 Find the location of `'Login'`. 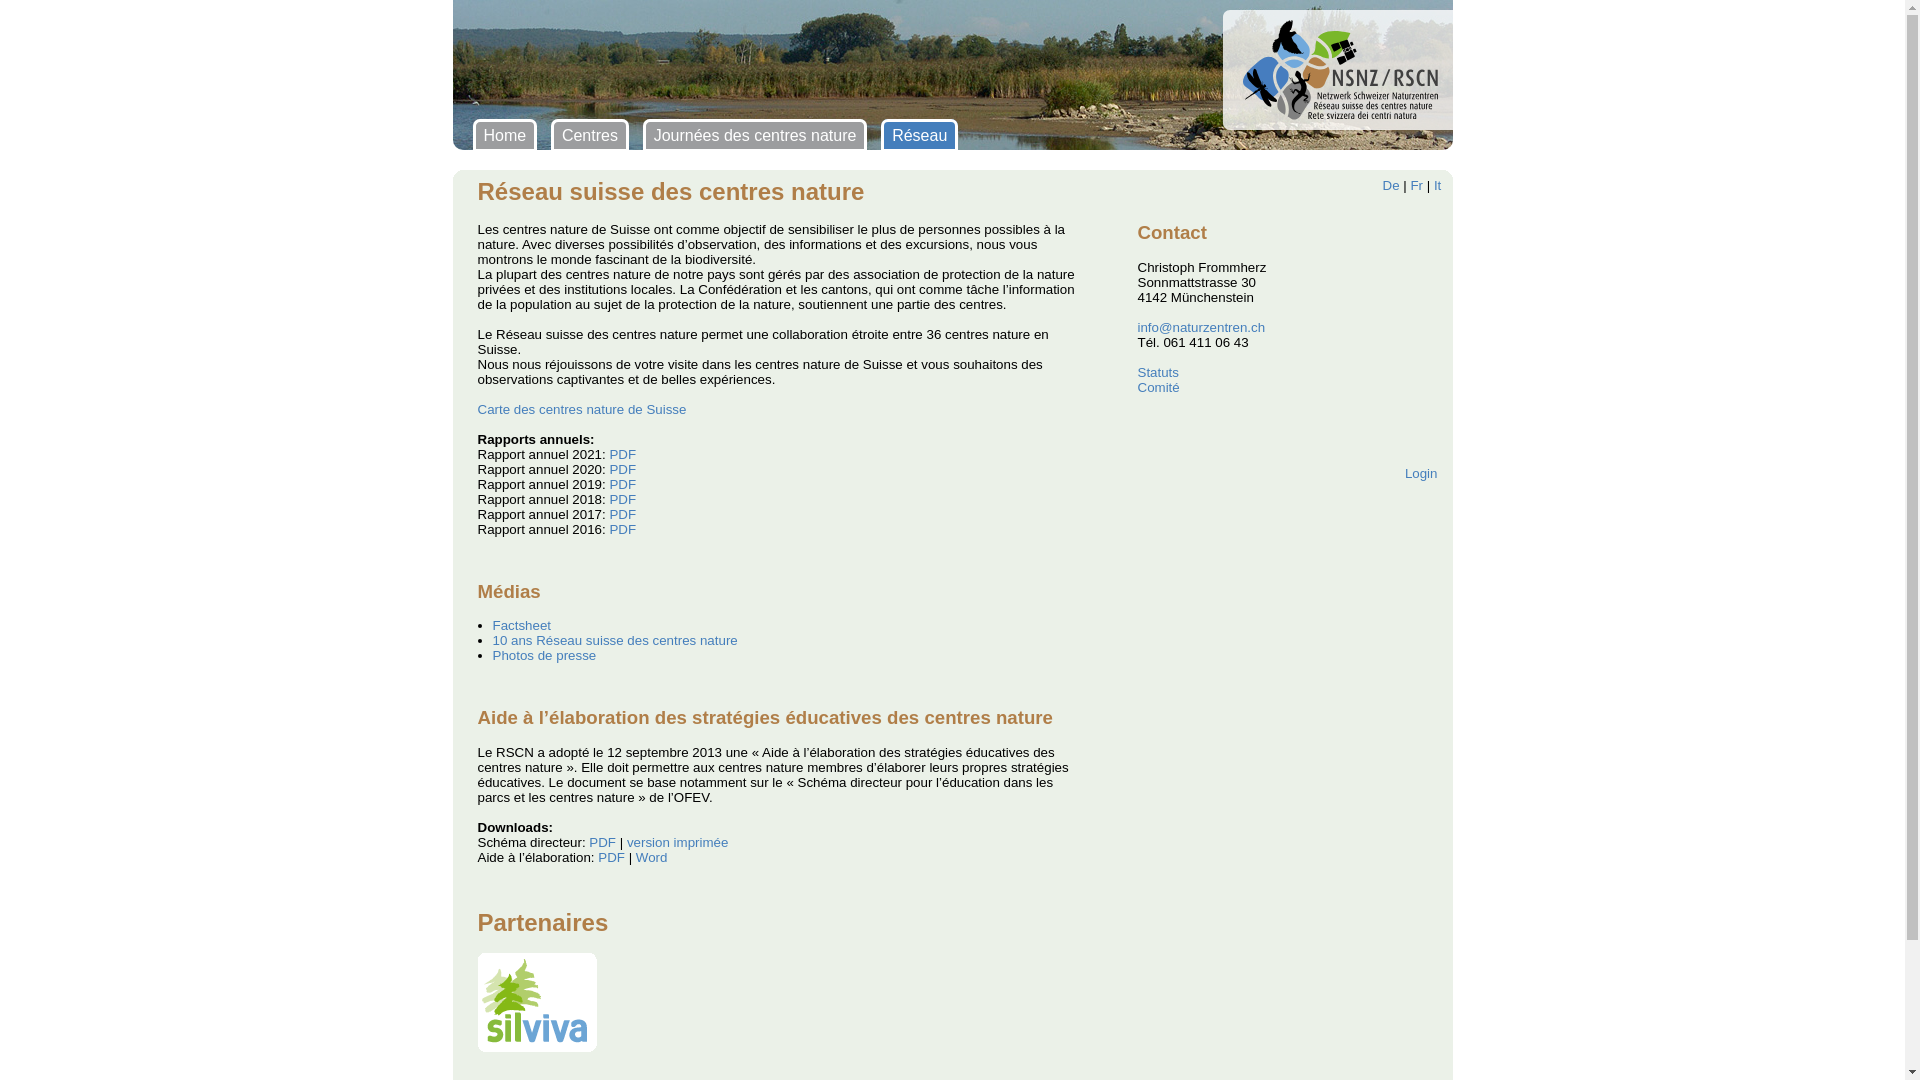

'Login' is located at coordinates (1404, 473).